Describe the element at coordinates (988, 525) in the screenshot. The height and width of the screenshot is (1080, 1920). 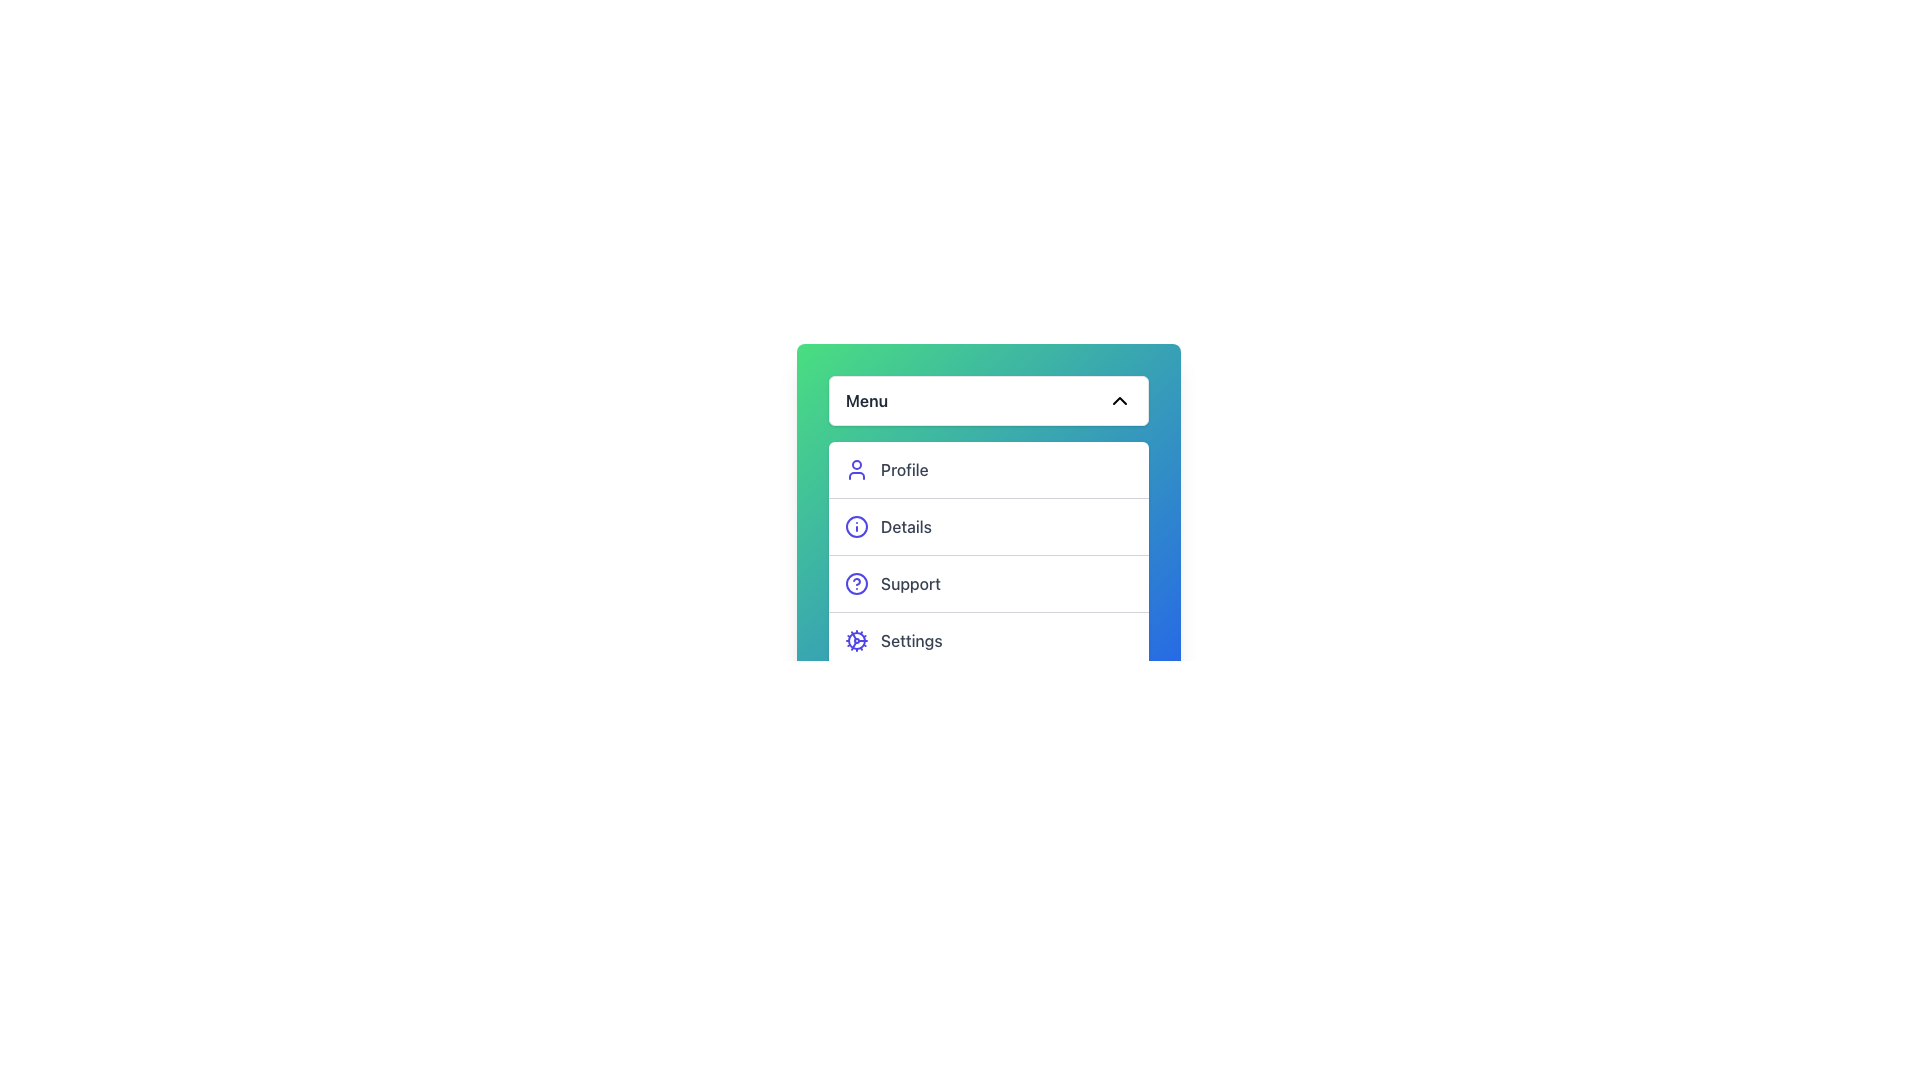
I see `the second button in the vertical list` at that location.